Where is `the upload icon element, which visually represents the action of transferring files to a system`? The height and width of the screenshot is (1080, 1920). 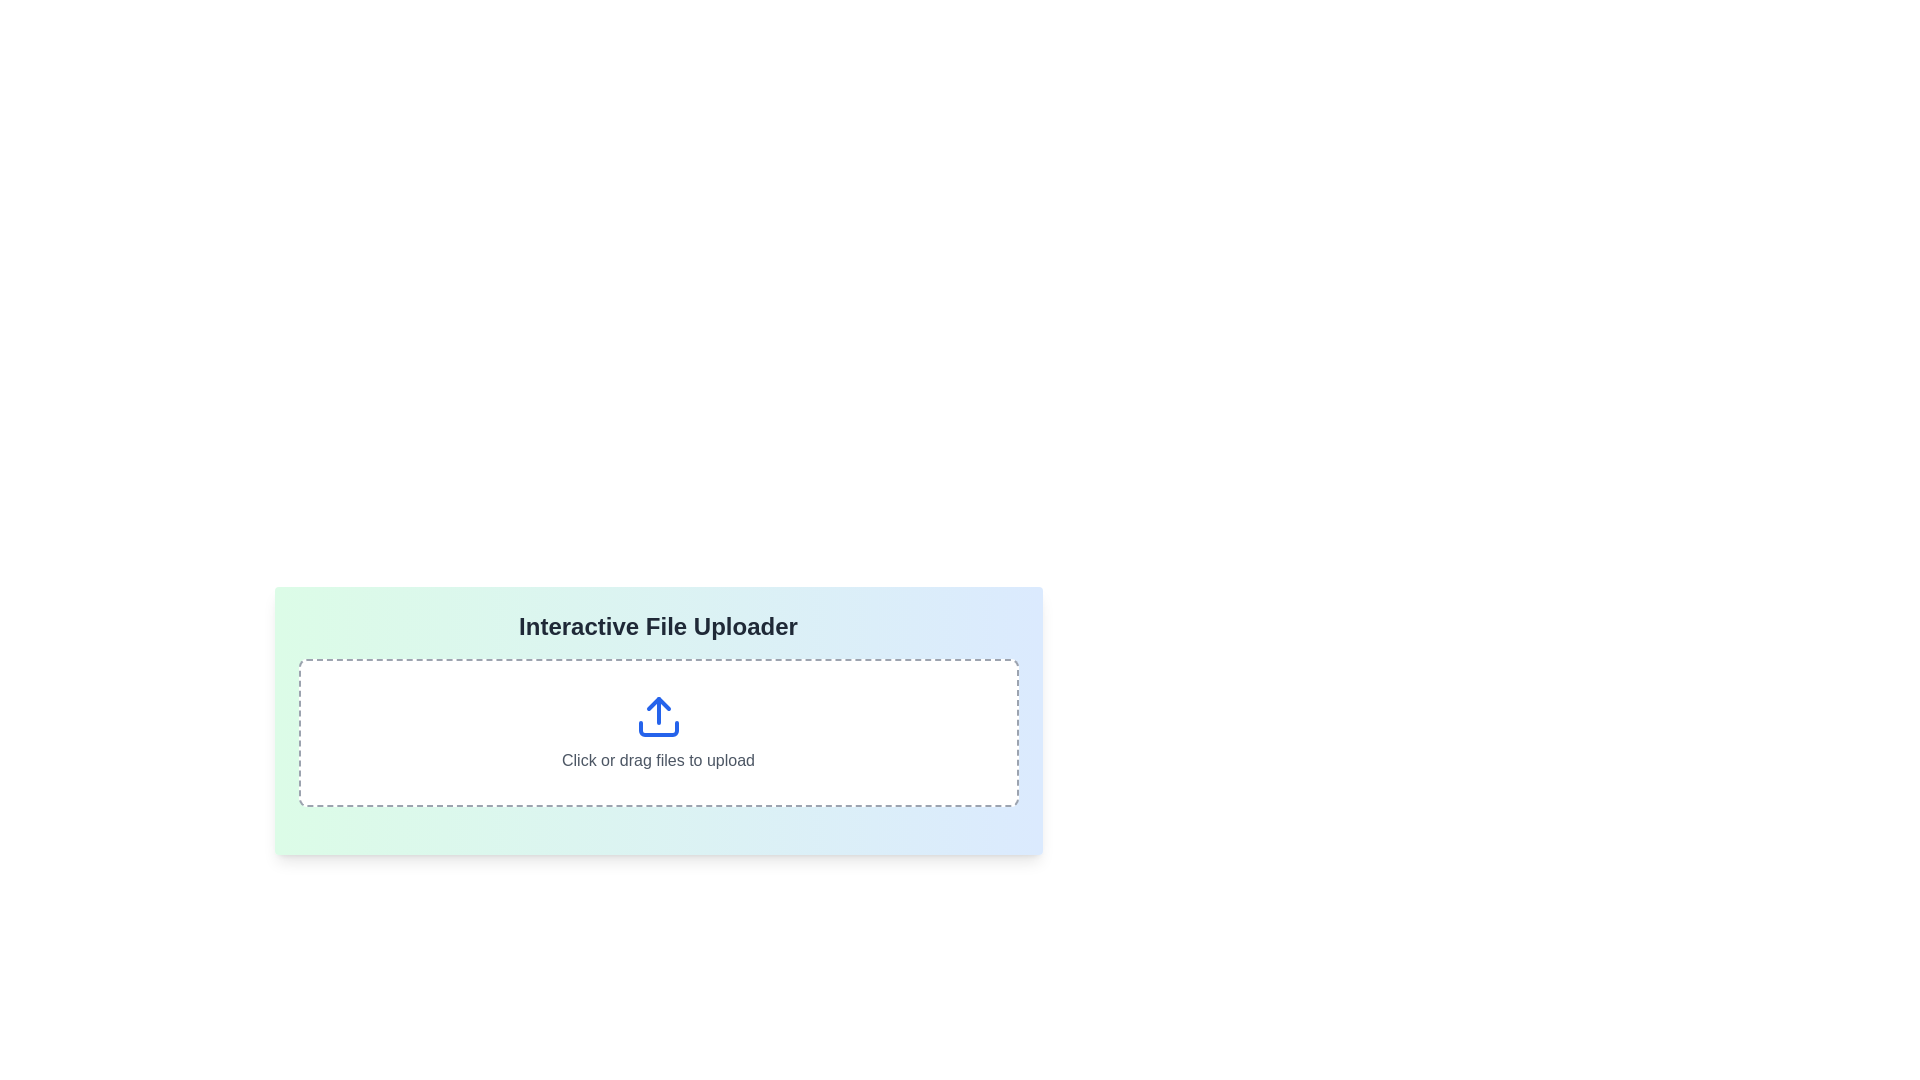 the upload icon element, which visually represents the action of transferring files to a system is located at coordinates (658, 716).